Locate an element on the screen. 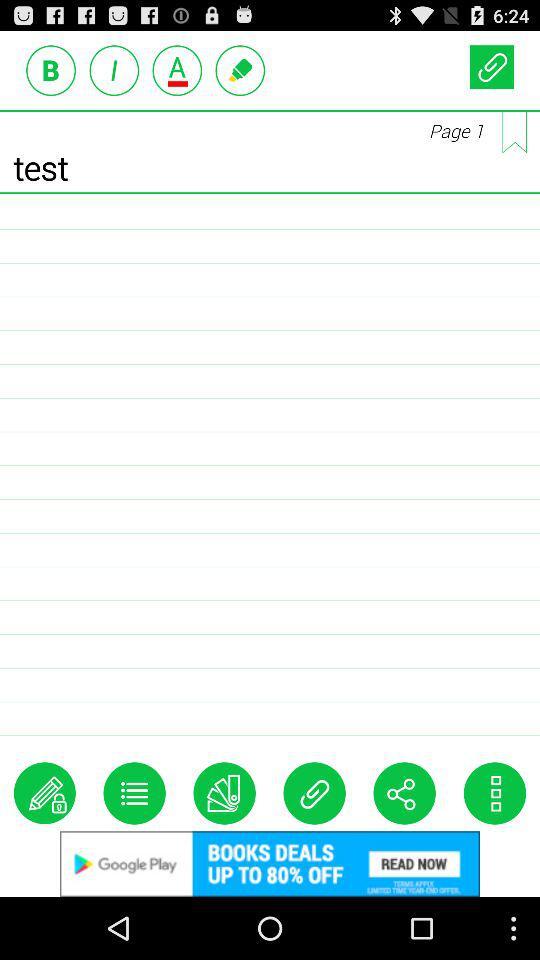 This screenshot has width=540, height=960. the advertisement option is located at coordinates (177, 70).